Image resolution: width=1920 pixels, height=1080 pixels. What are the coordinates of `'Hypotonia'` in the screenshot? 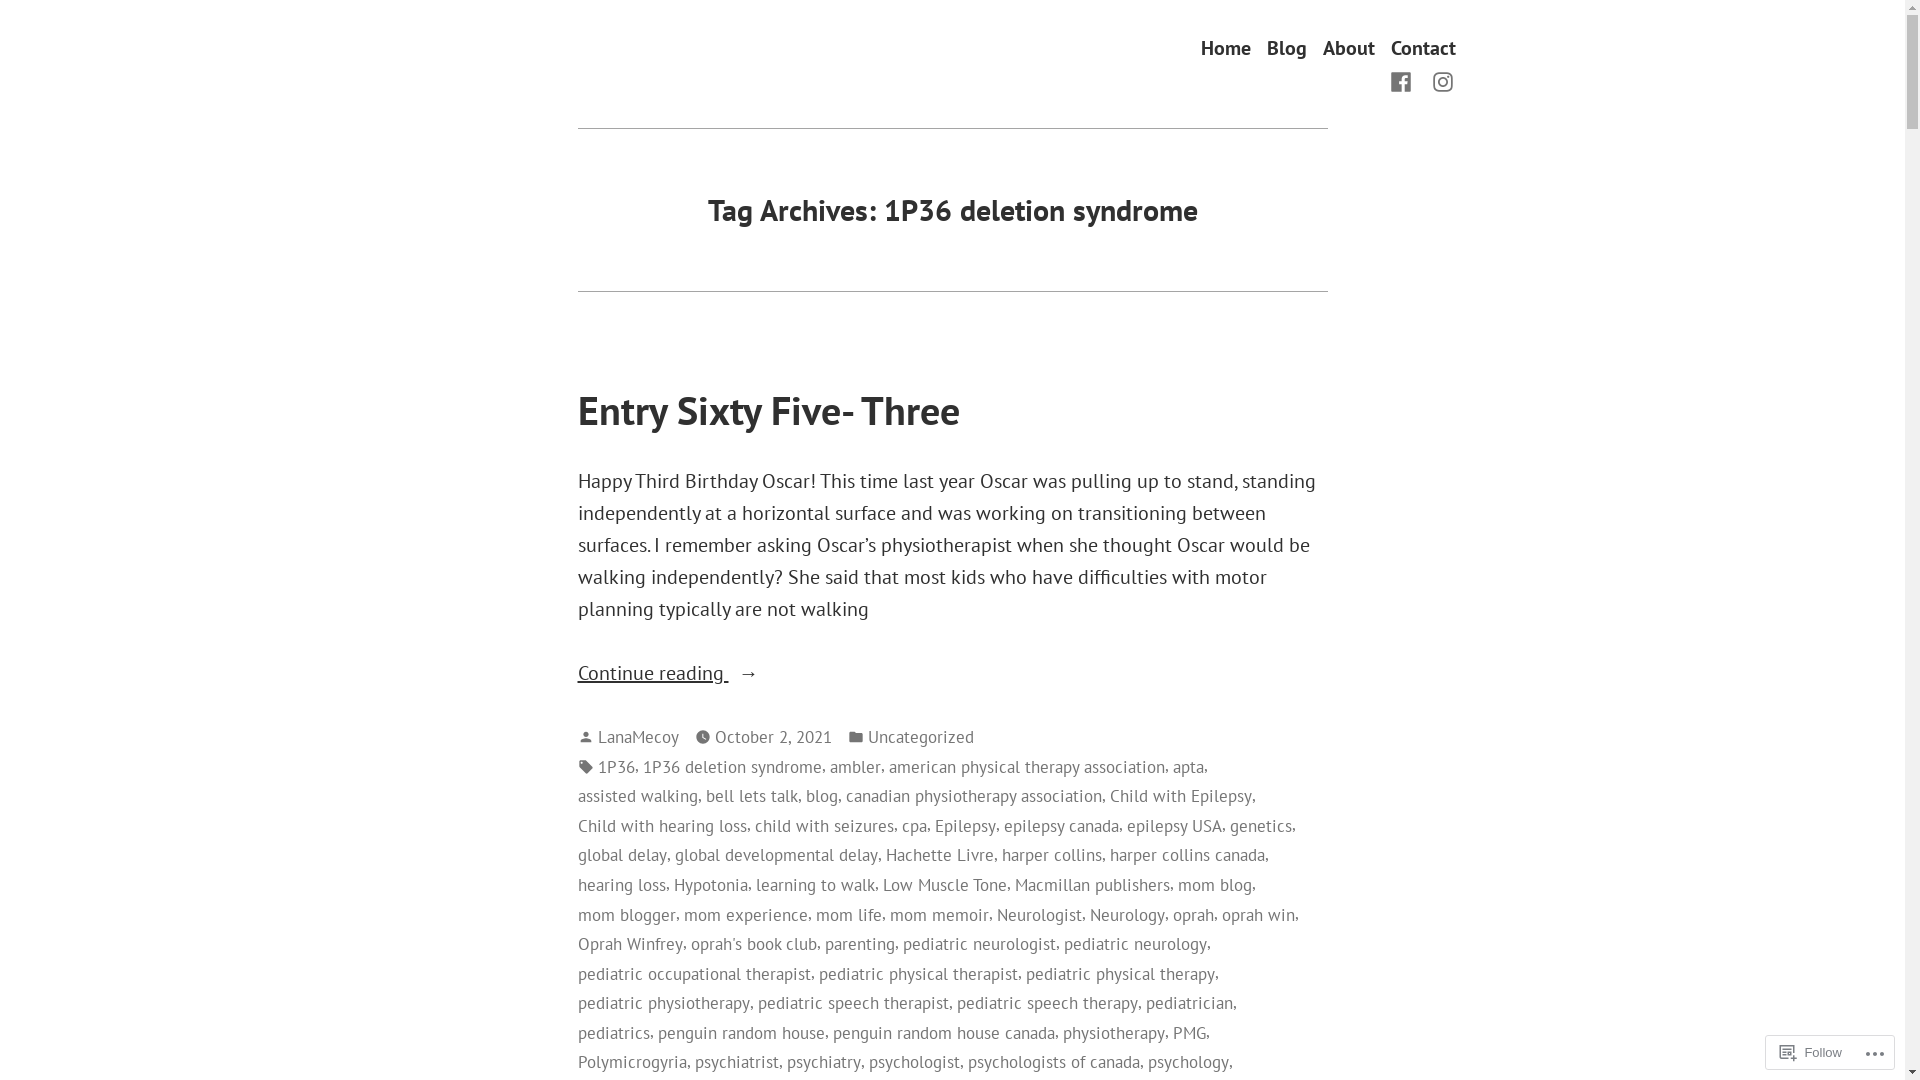 It's located at (710, 883).